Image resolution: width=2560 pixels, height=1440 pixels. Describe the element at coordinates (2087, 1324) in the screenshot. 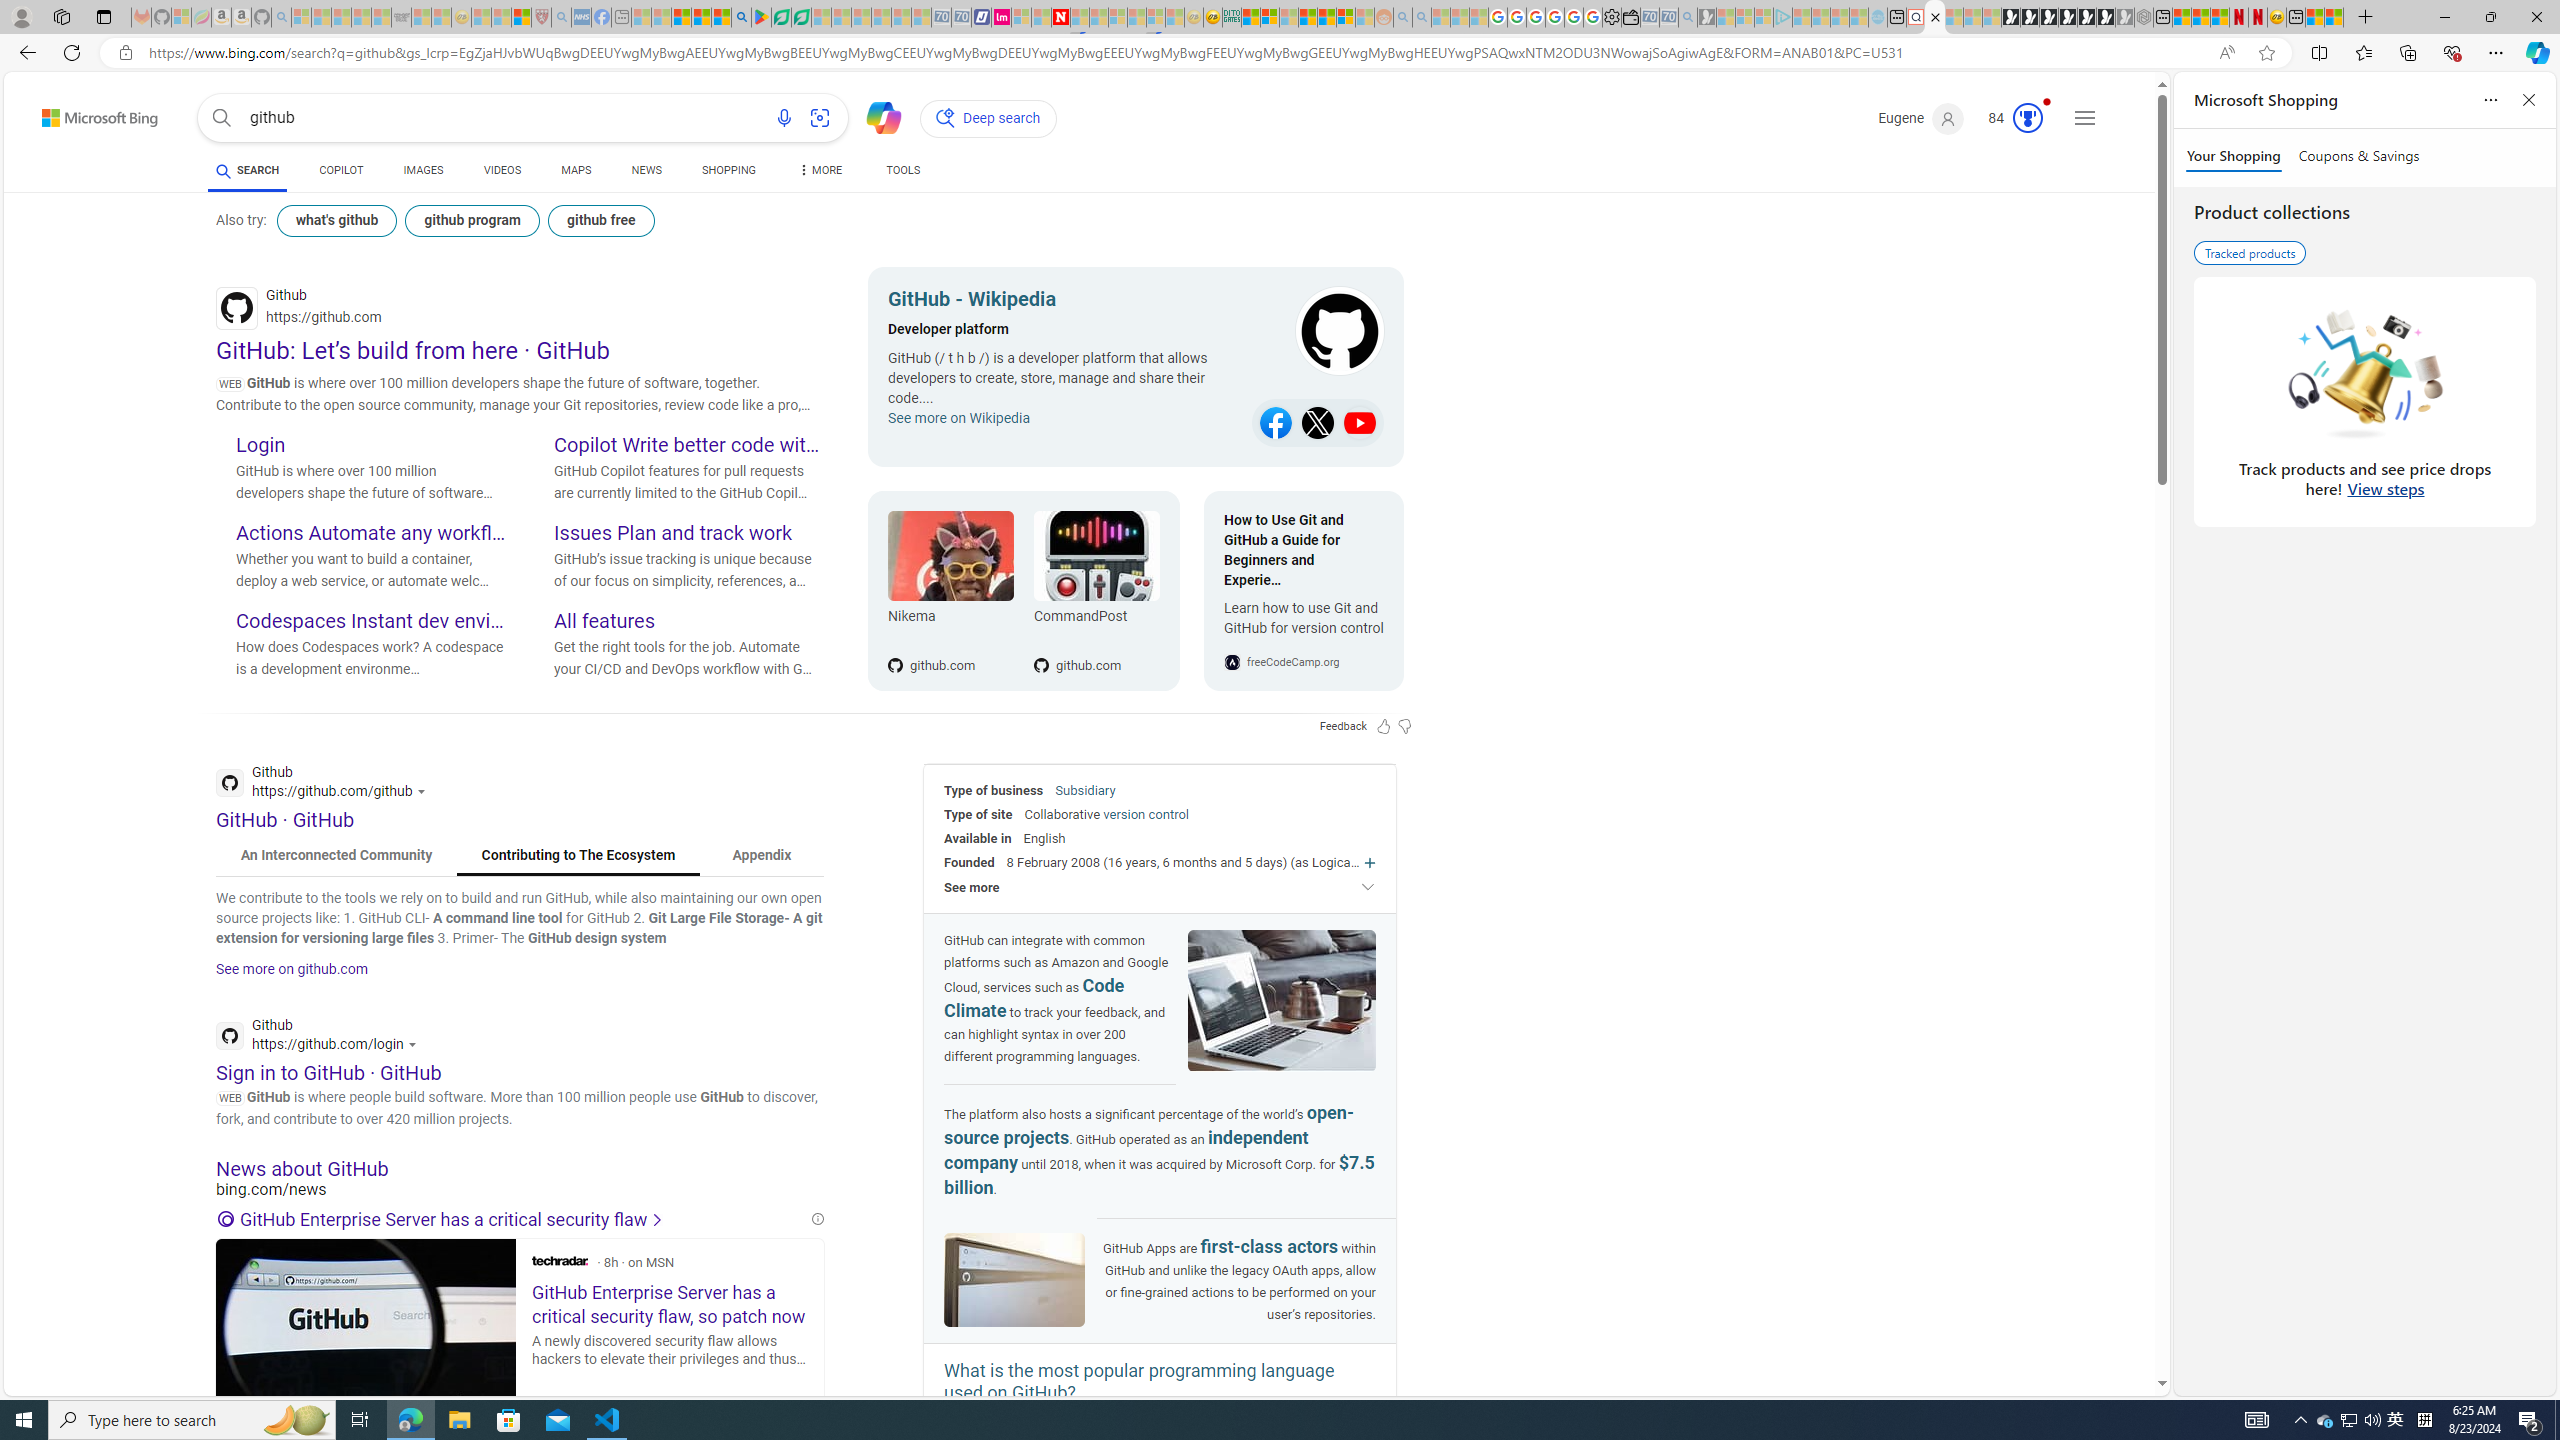

I see `'AutomationID: mfa_root'` at that location.